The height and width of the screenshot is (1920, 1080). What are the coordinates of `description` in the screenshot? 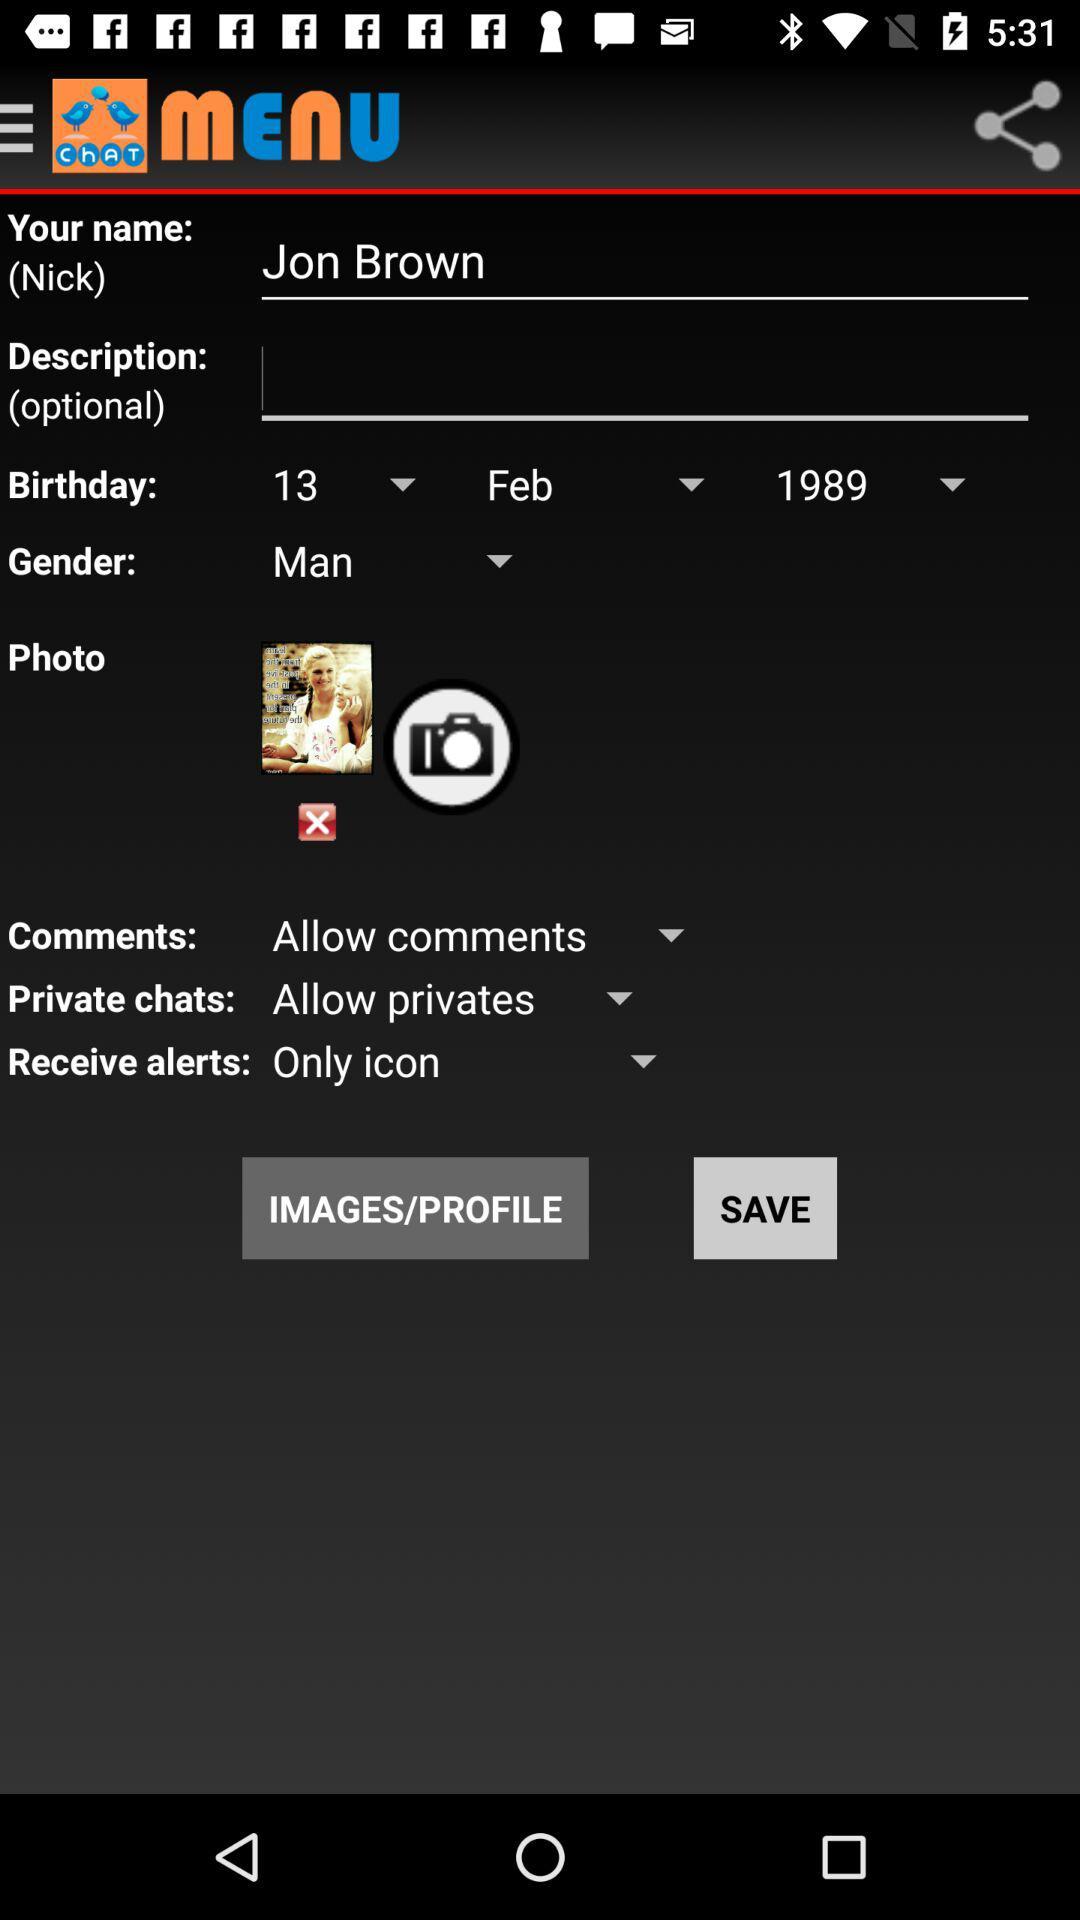 It's located at (644, 379).